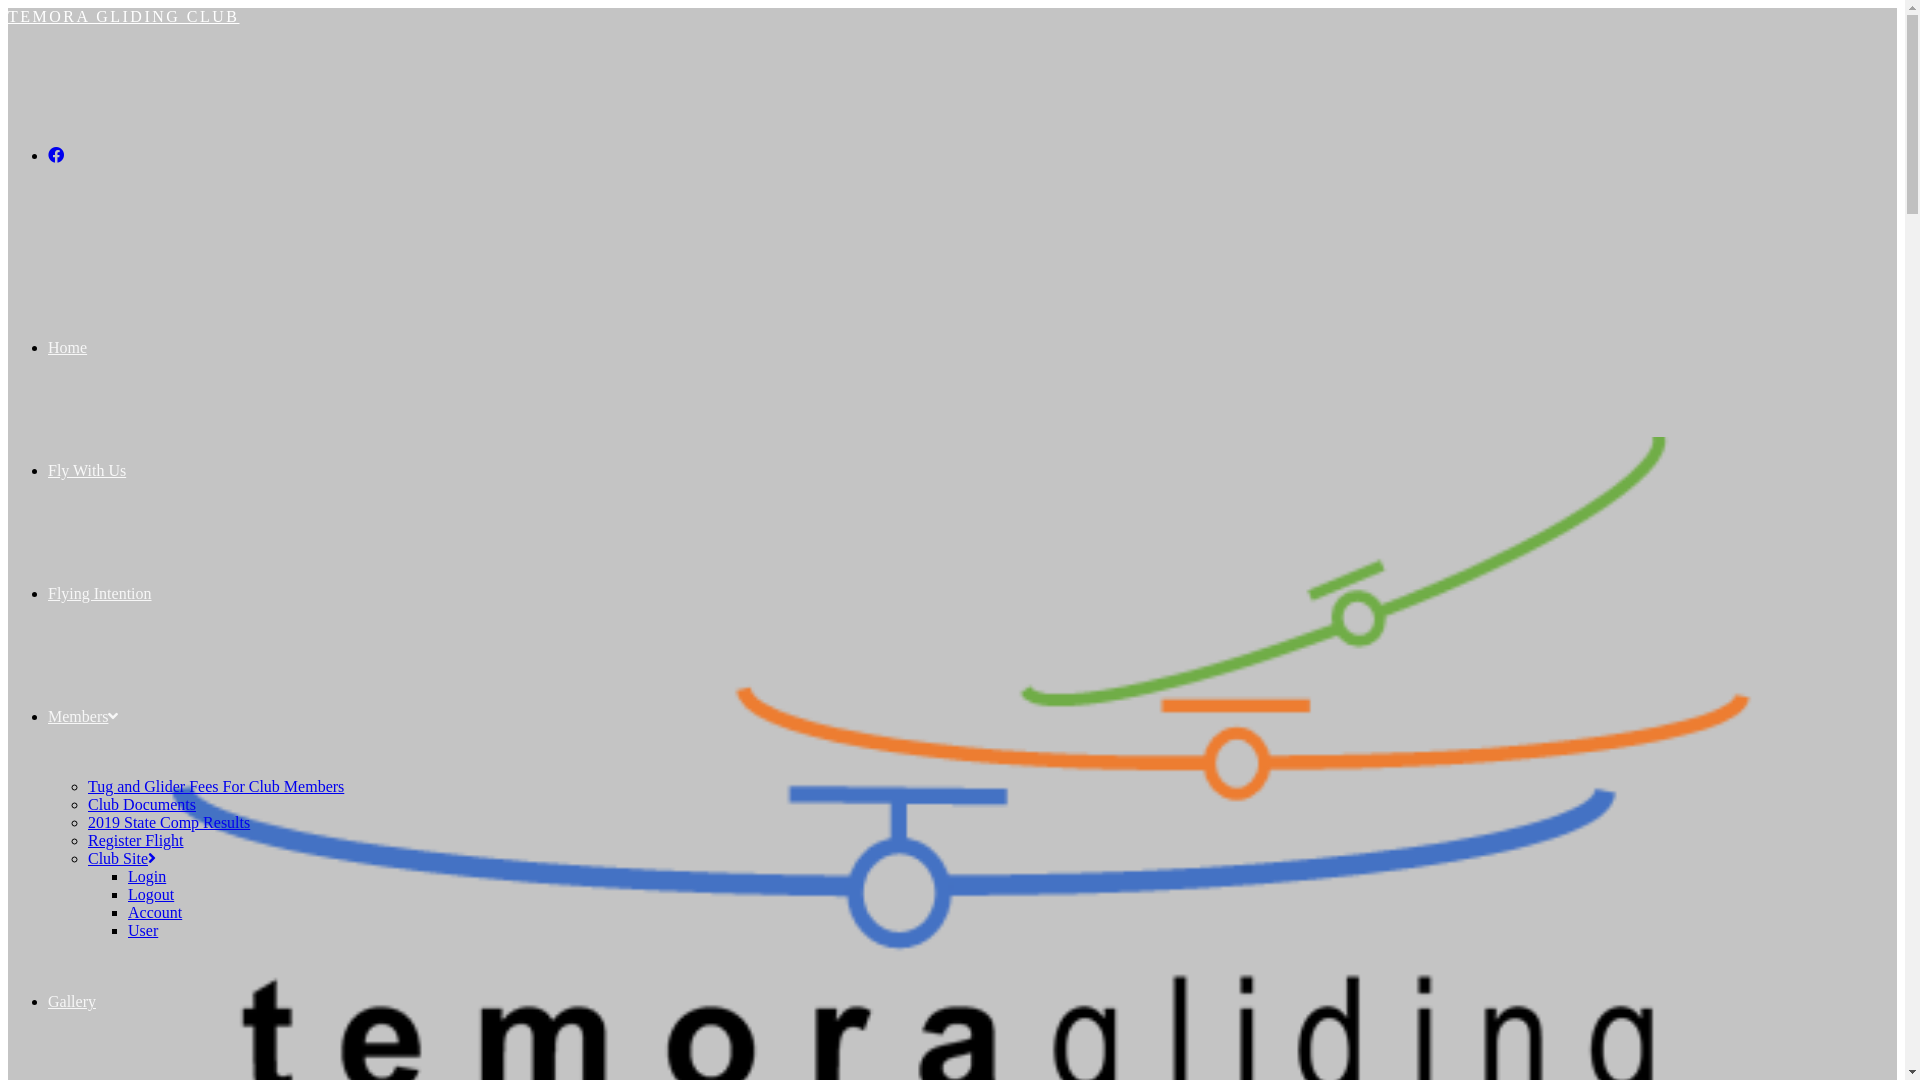 Image resolution: width=1920 pixels, height=1080 pixels. I want to click on 'Account', so click(153, 912).